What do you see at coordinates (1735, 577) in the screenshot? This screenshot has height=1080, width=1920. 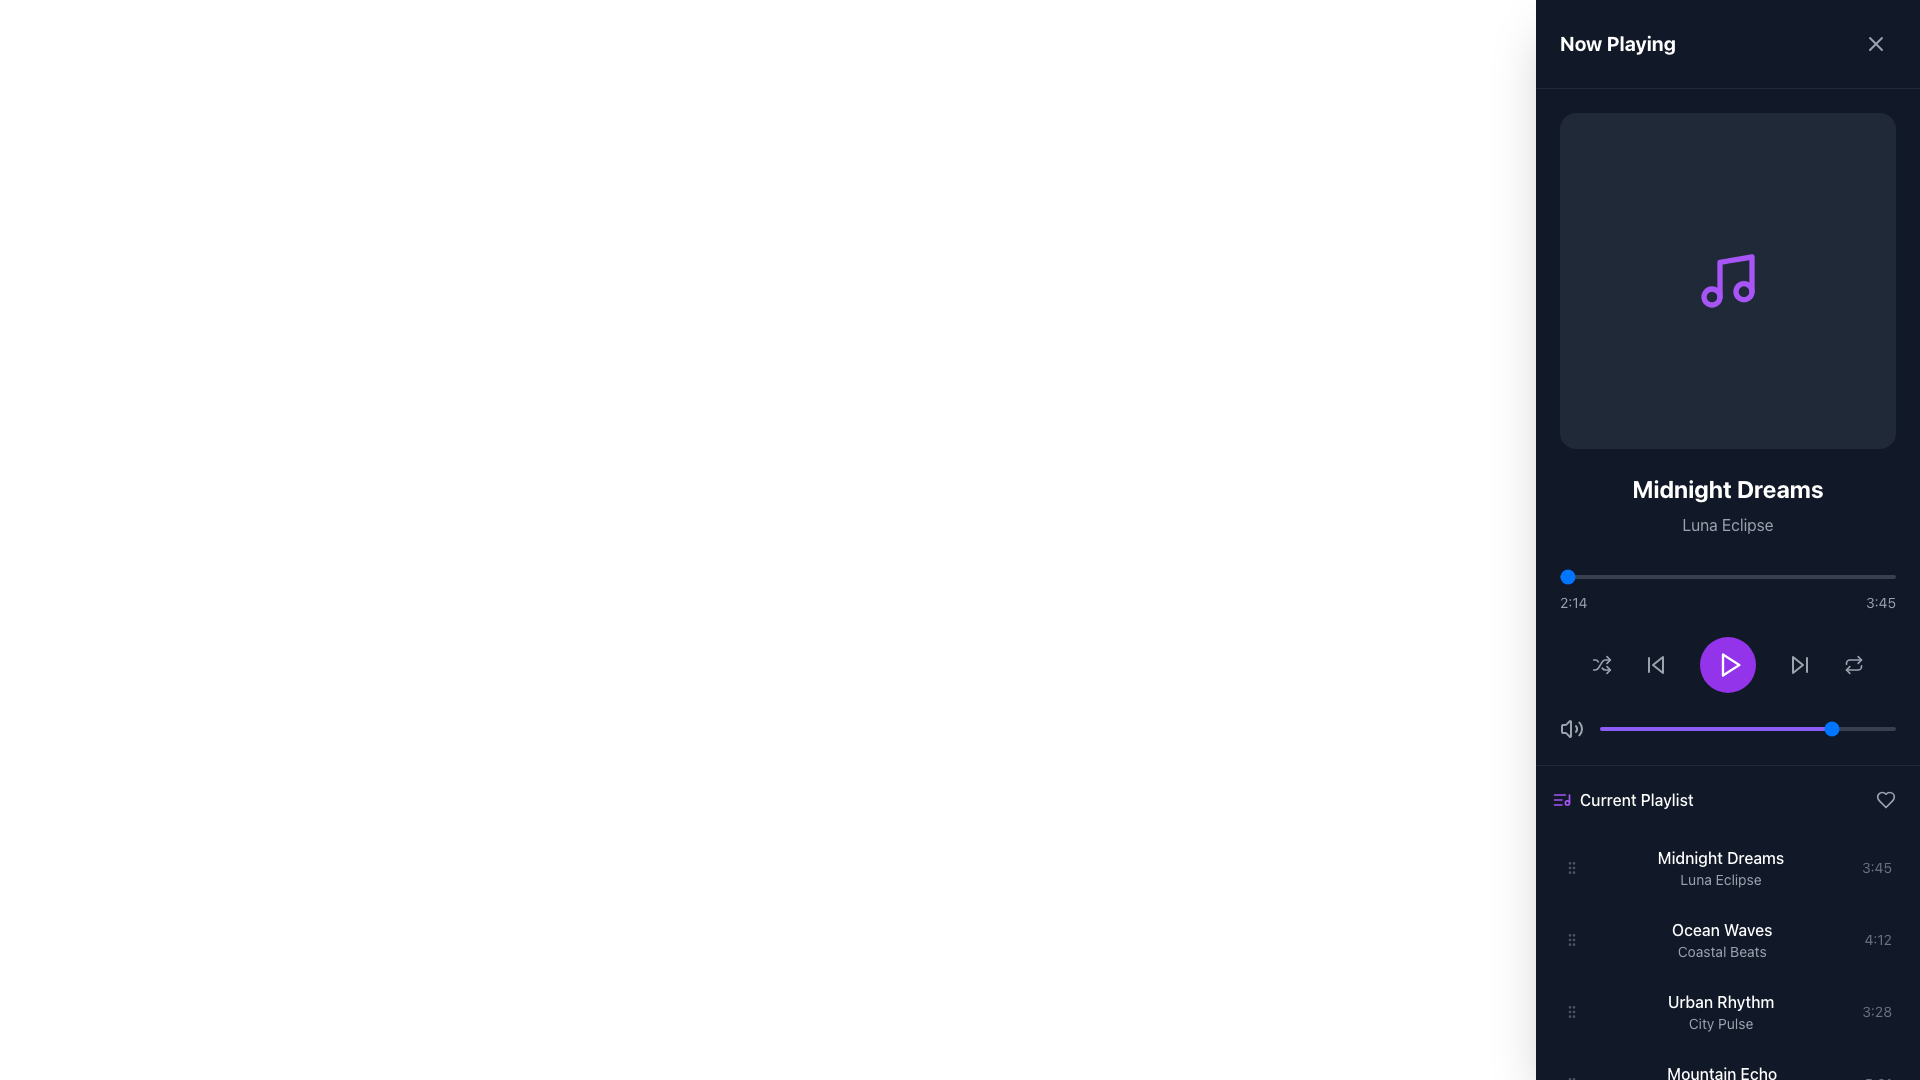 I see `playback position` at bounding box center [1735, 577].